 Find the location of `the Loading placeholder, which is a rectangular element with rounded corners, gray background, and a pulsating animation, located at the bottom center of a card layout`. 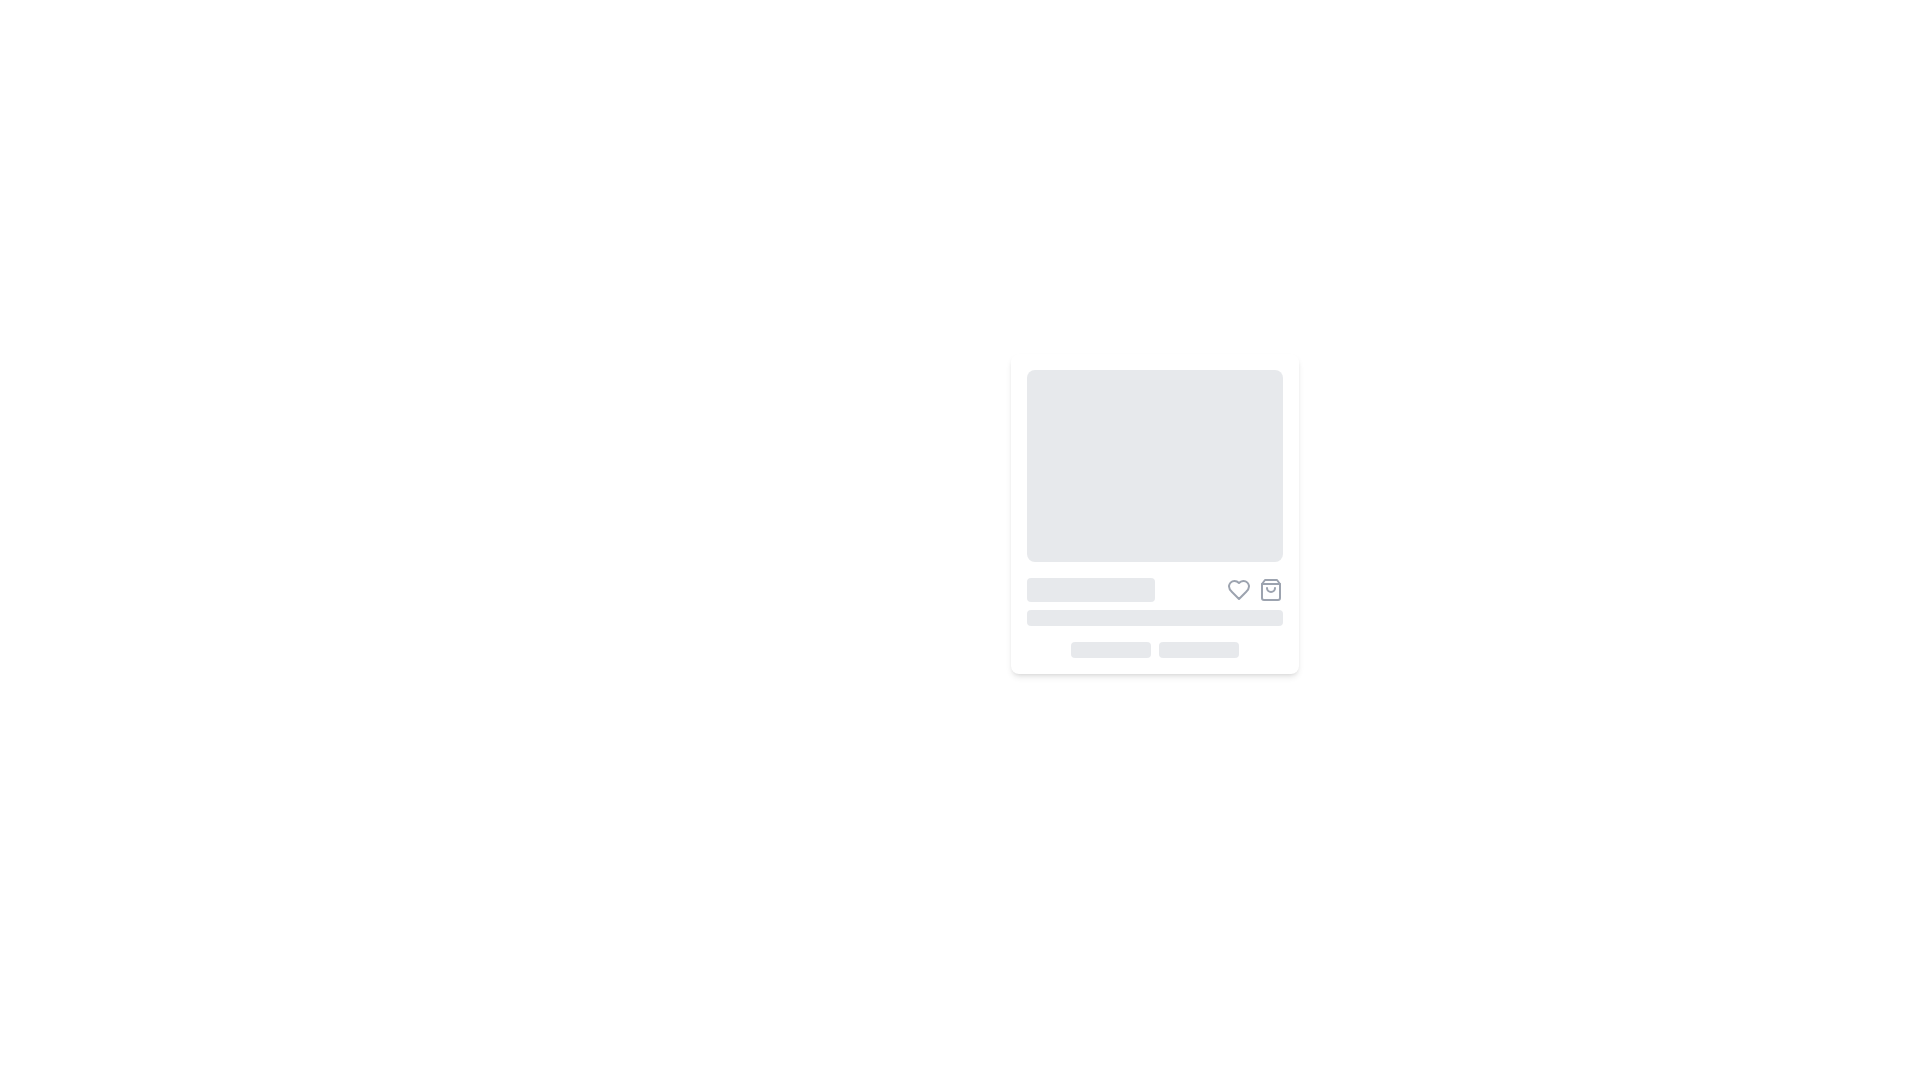

the Loading placeholder, which is a rectangular element with rounded corners, gray background, and a pulsating animation, located at the bottom center of a card layout is located at coordinates (1109, 650).